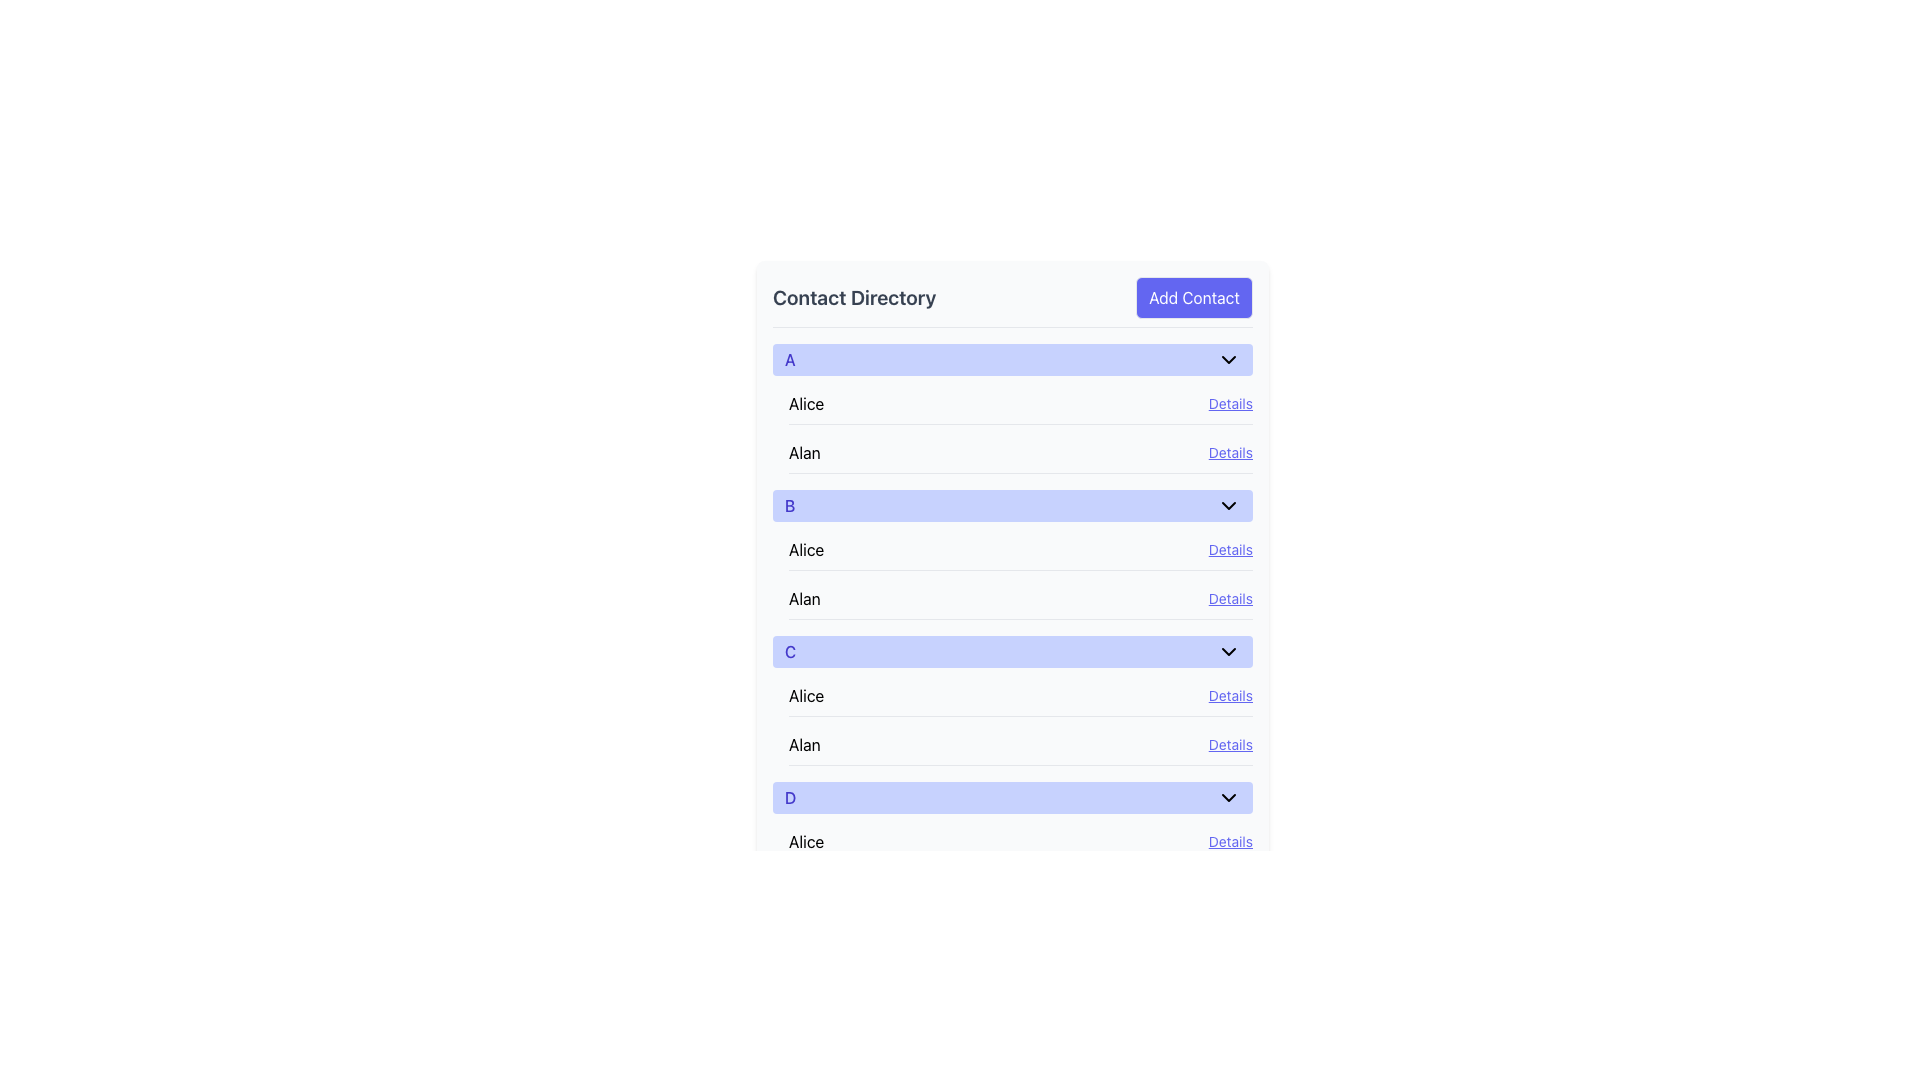 The width and height of the screenshot is (1920, 1080). Describe the element at coordinates (806, 841) in the screenshot. I see `the text label displaying 'Alice' in the directory list under the 'D' section` at that location.